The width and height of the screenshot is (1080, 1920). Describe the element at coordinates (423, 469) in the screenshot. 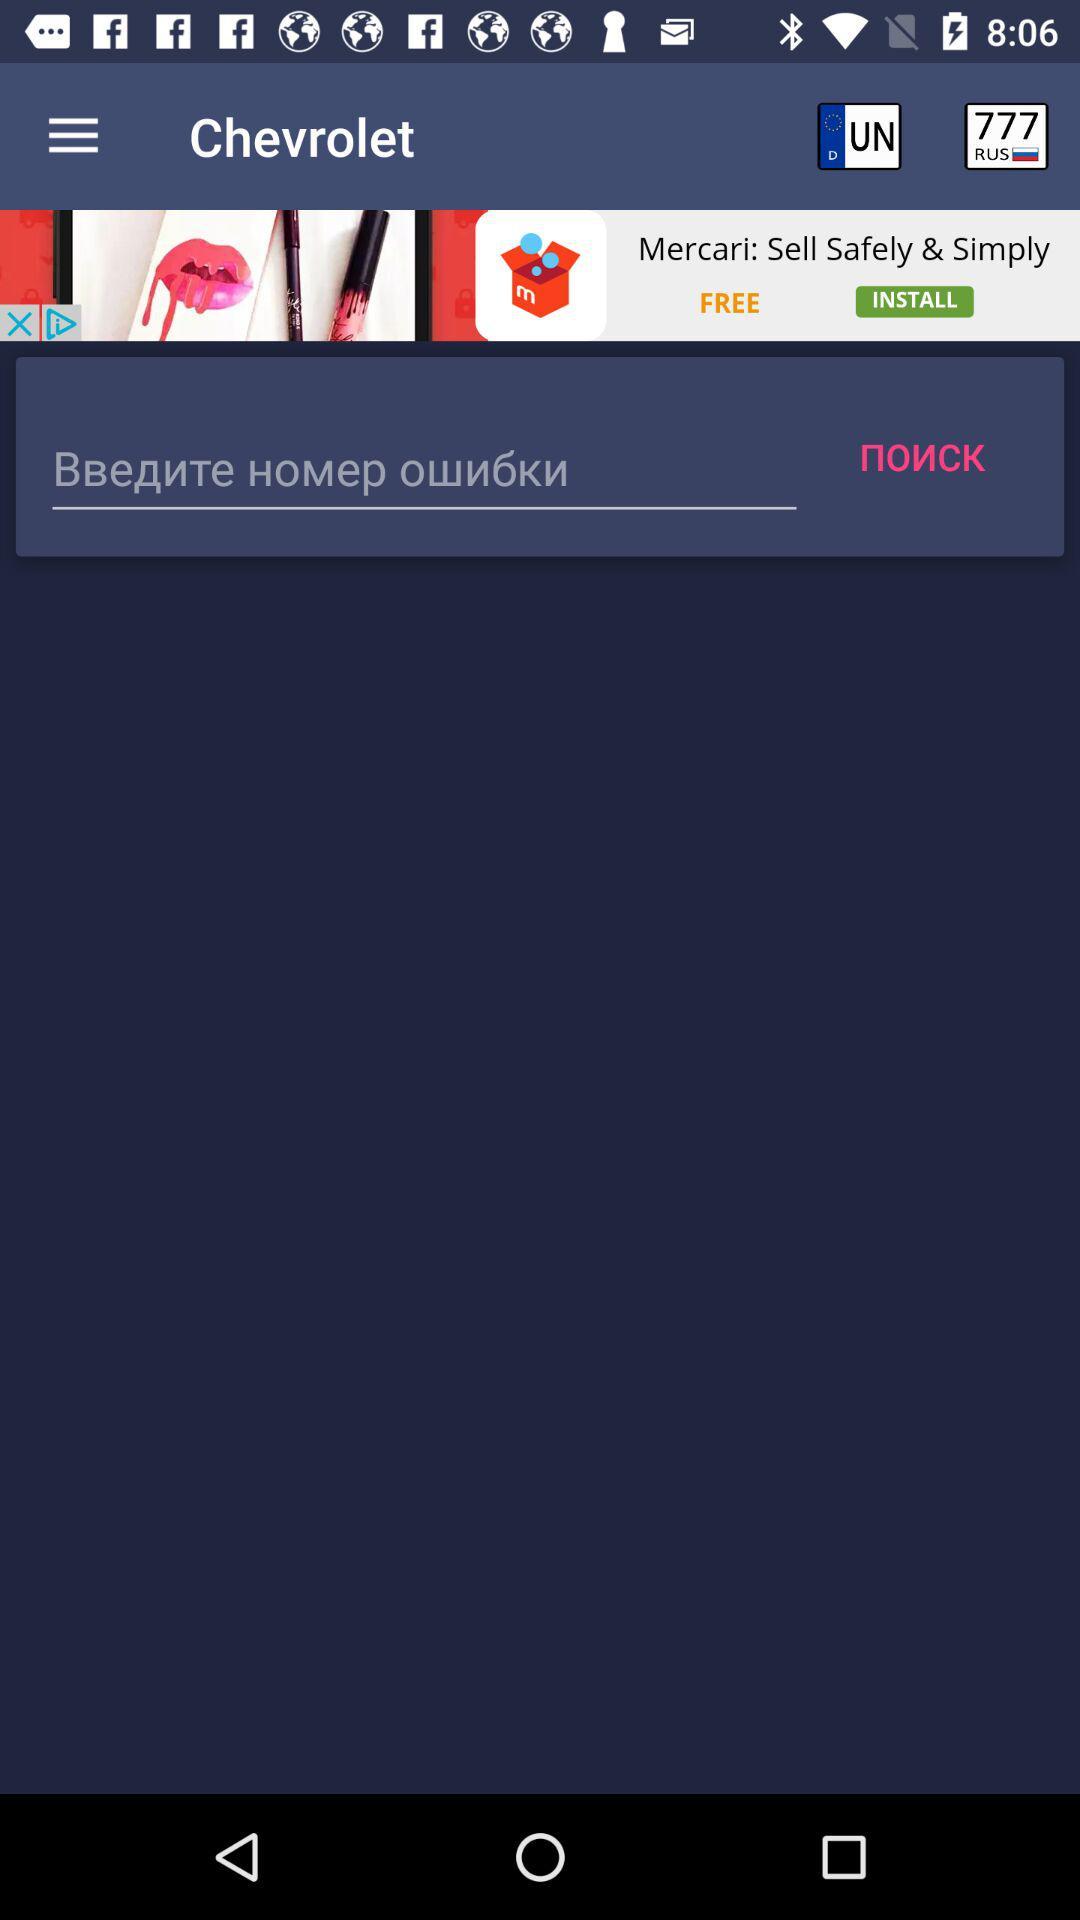

I see `screen page` at that location.